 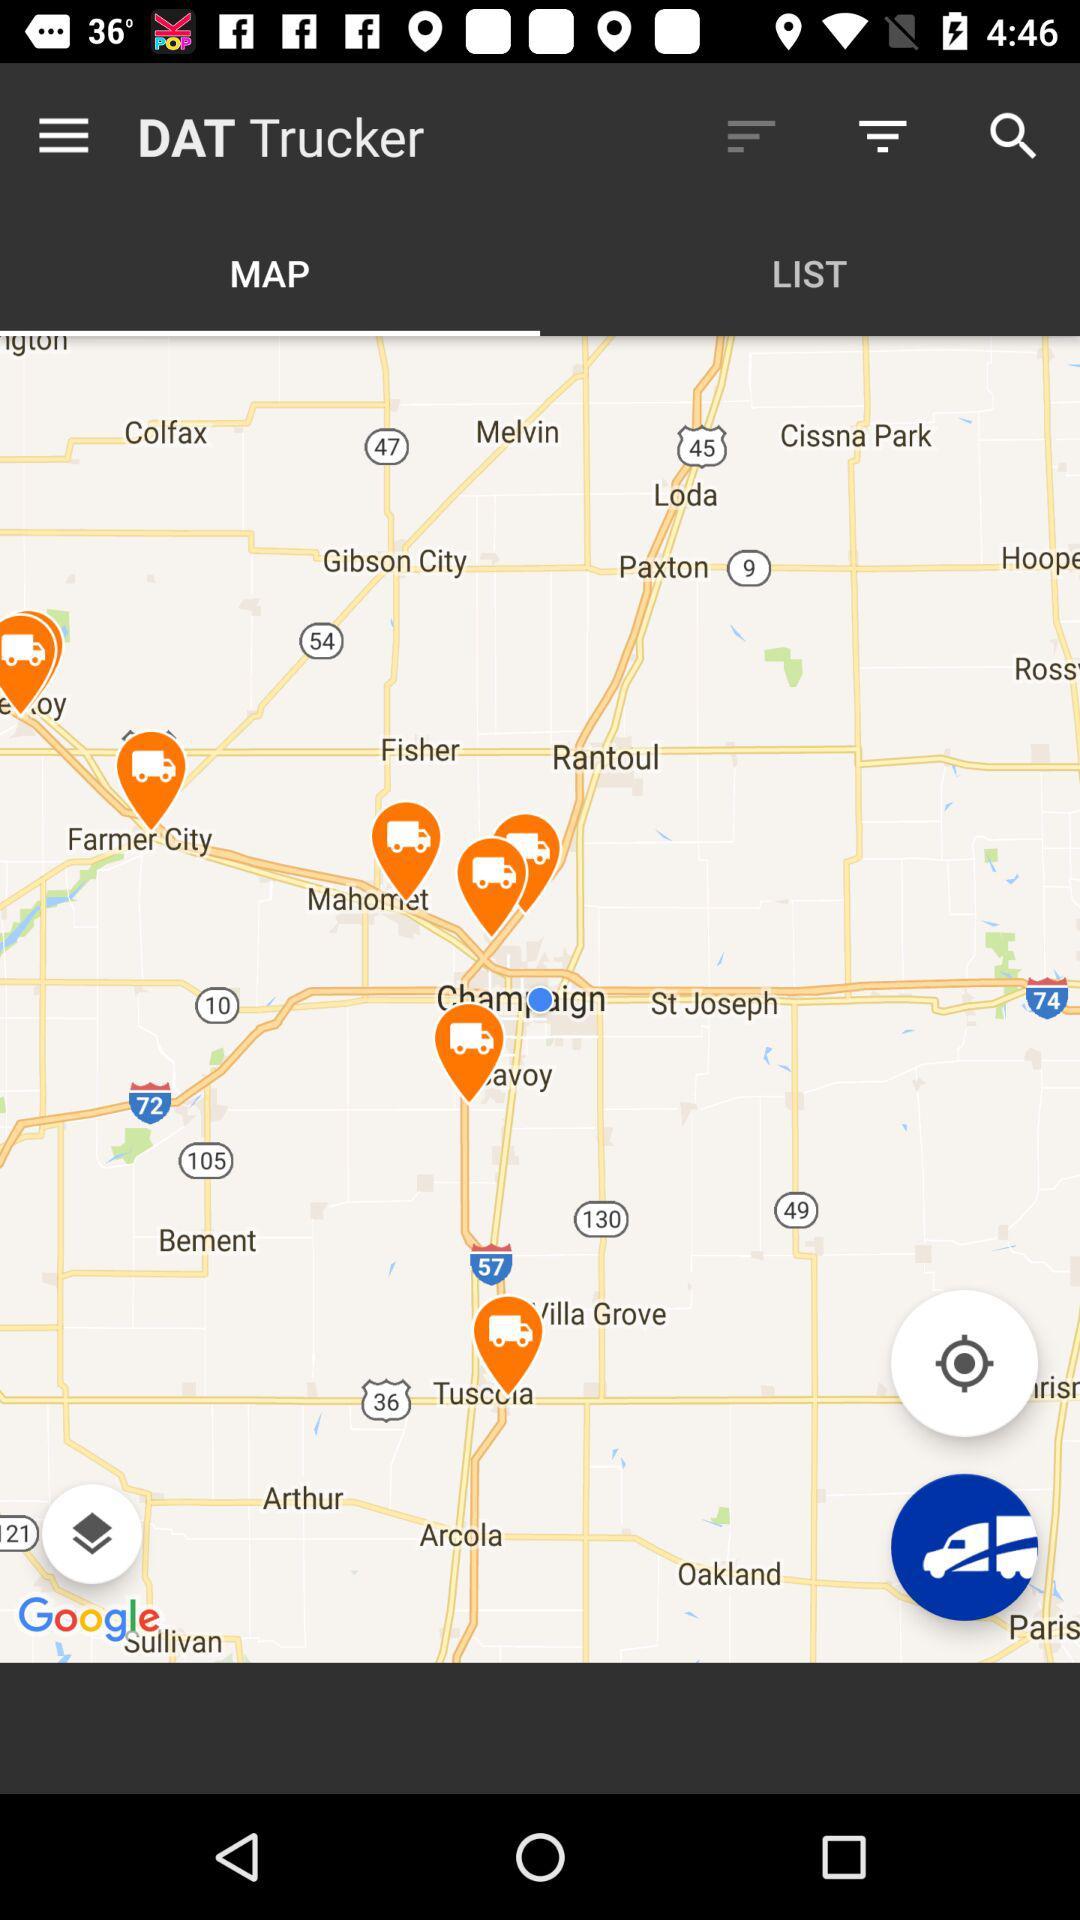 What do you see at coordinates (67, 135) in the screenshot?
I see `the item to the left of dat icon` at bounding box center [67, 135].